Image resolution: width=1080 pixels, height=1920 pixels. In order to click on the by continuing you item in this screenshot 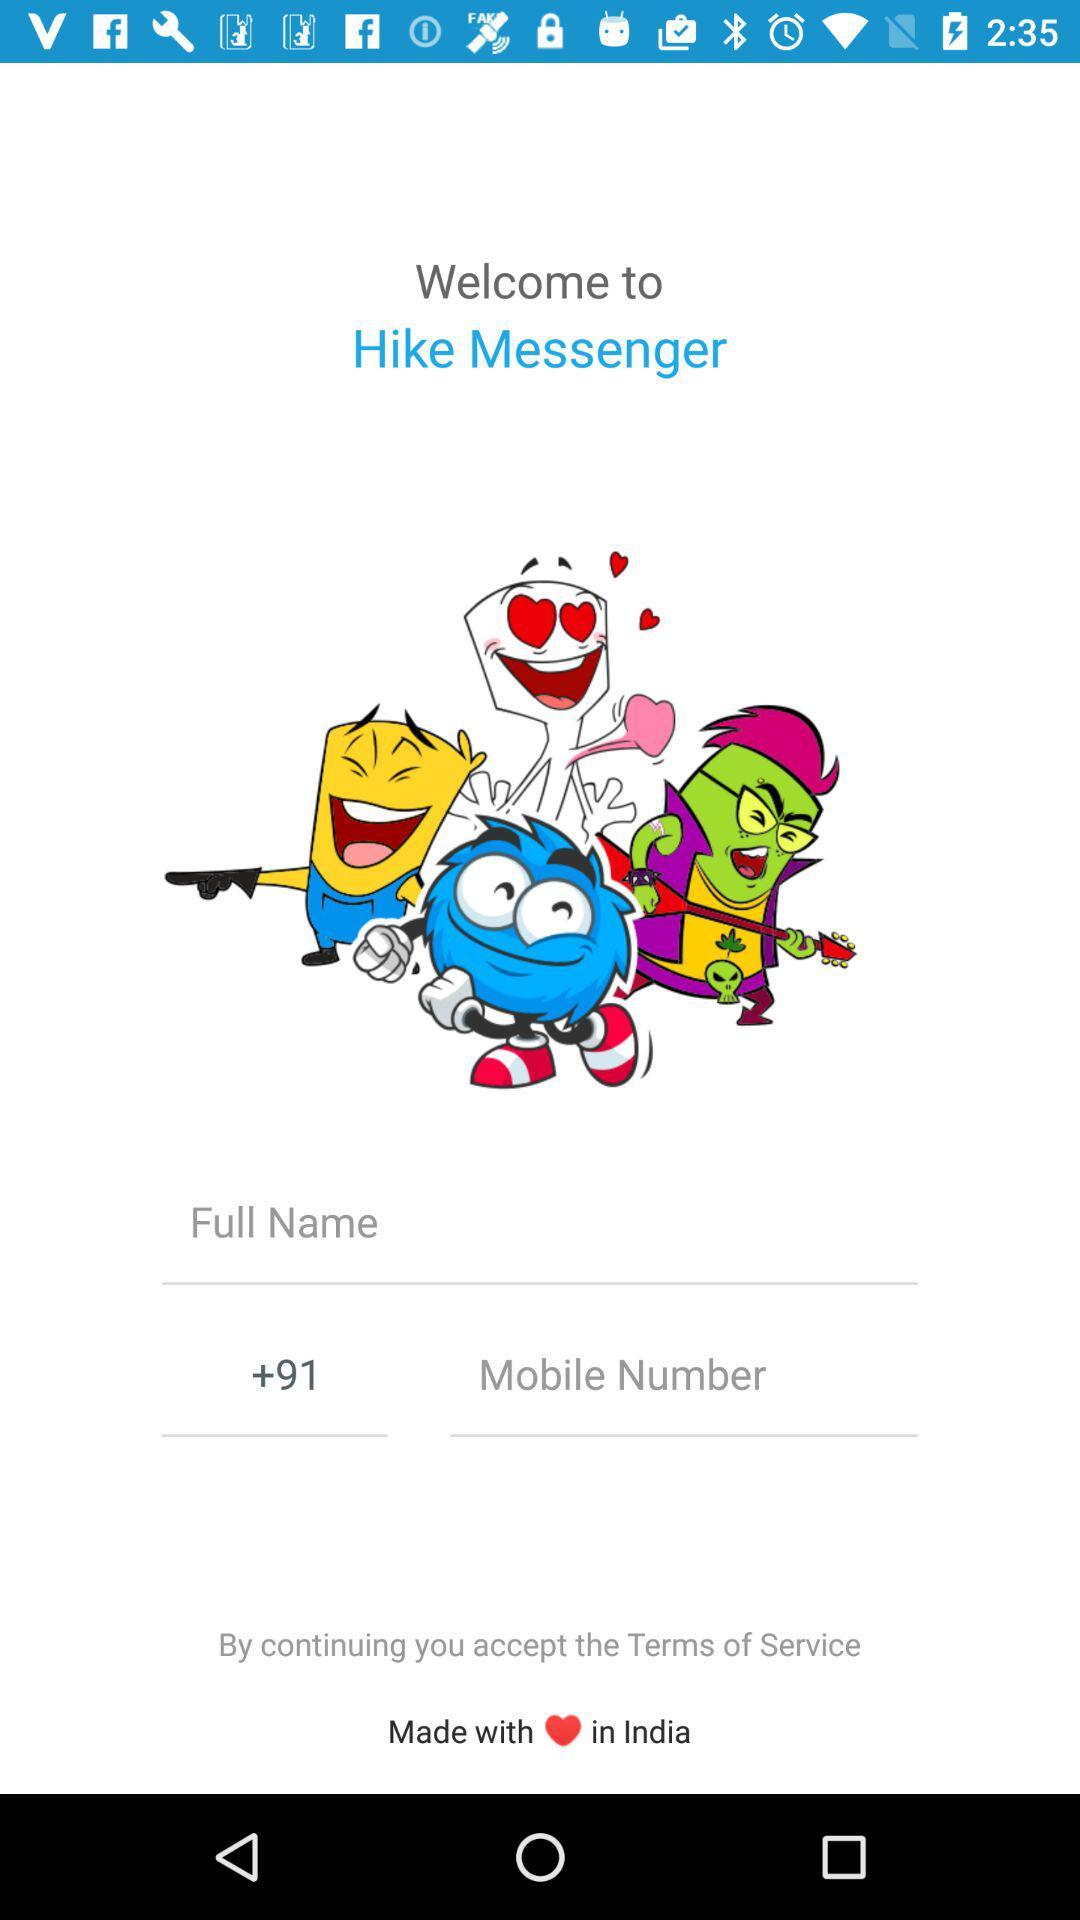, I will do `click(538, 1643)`.